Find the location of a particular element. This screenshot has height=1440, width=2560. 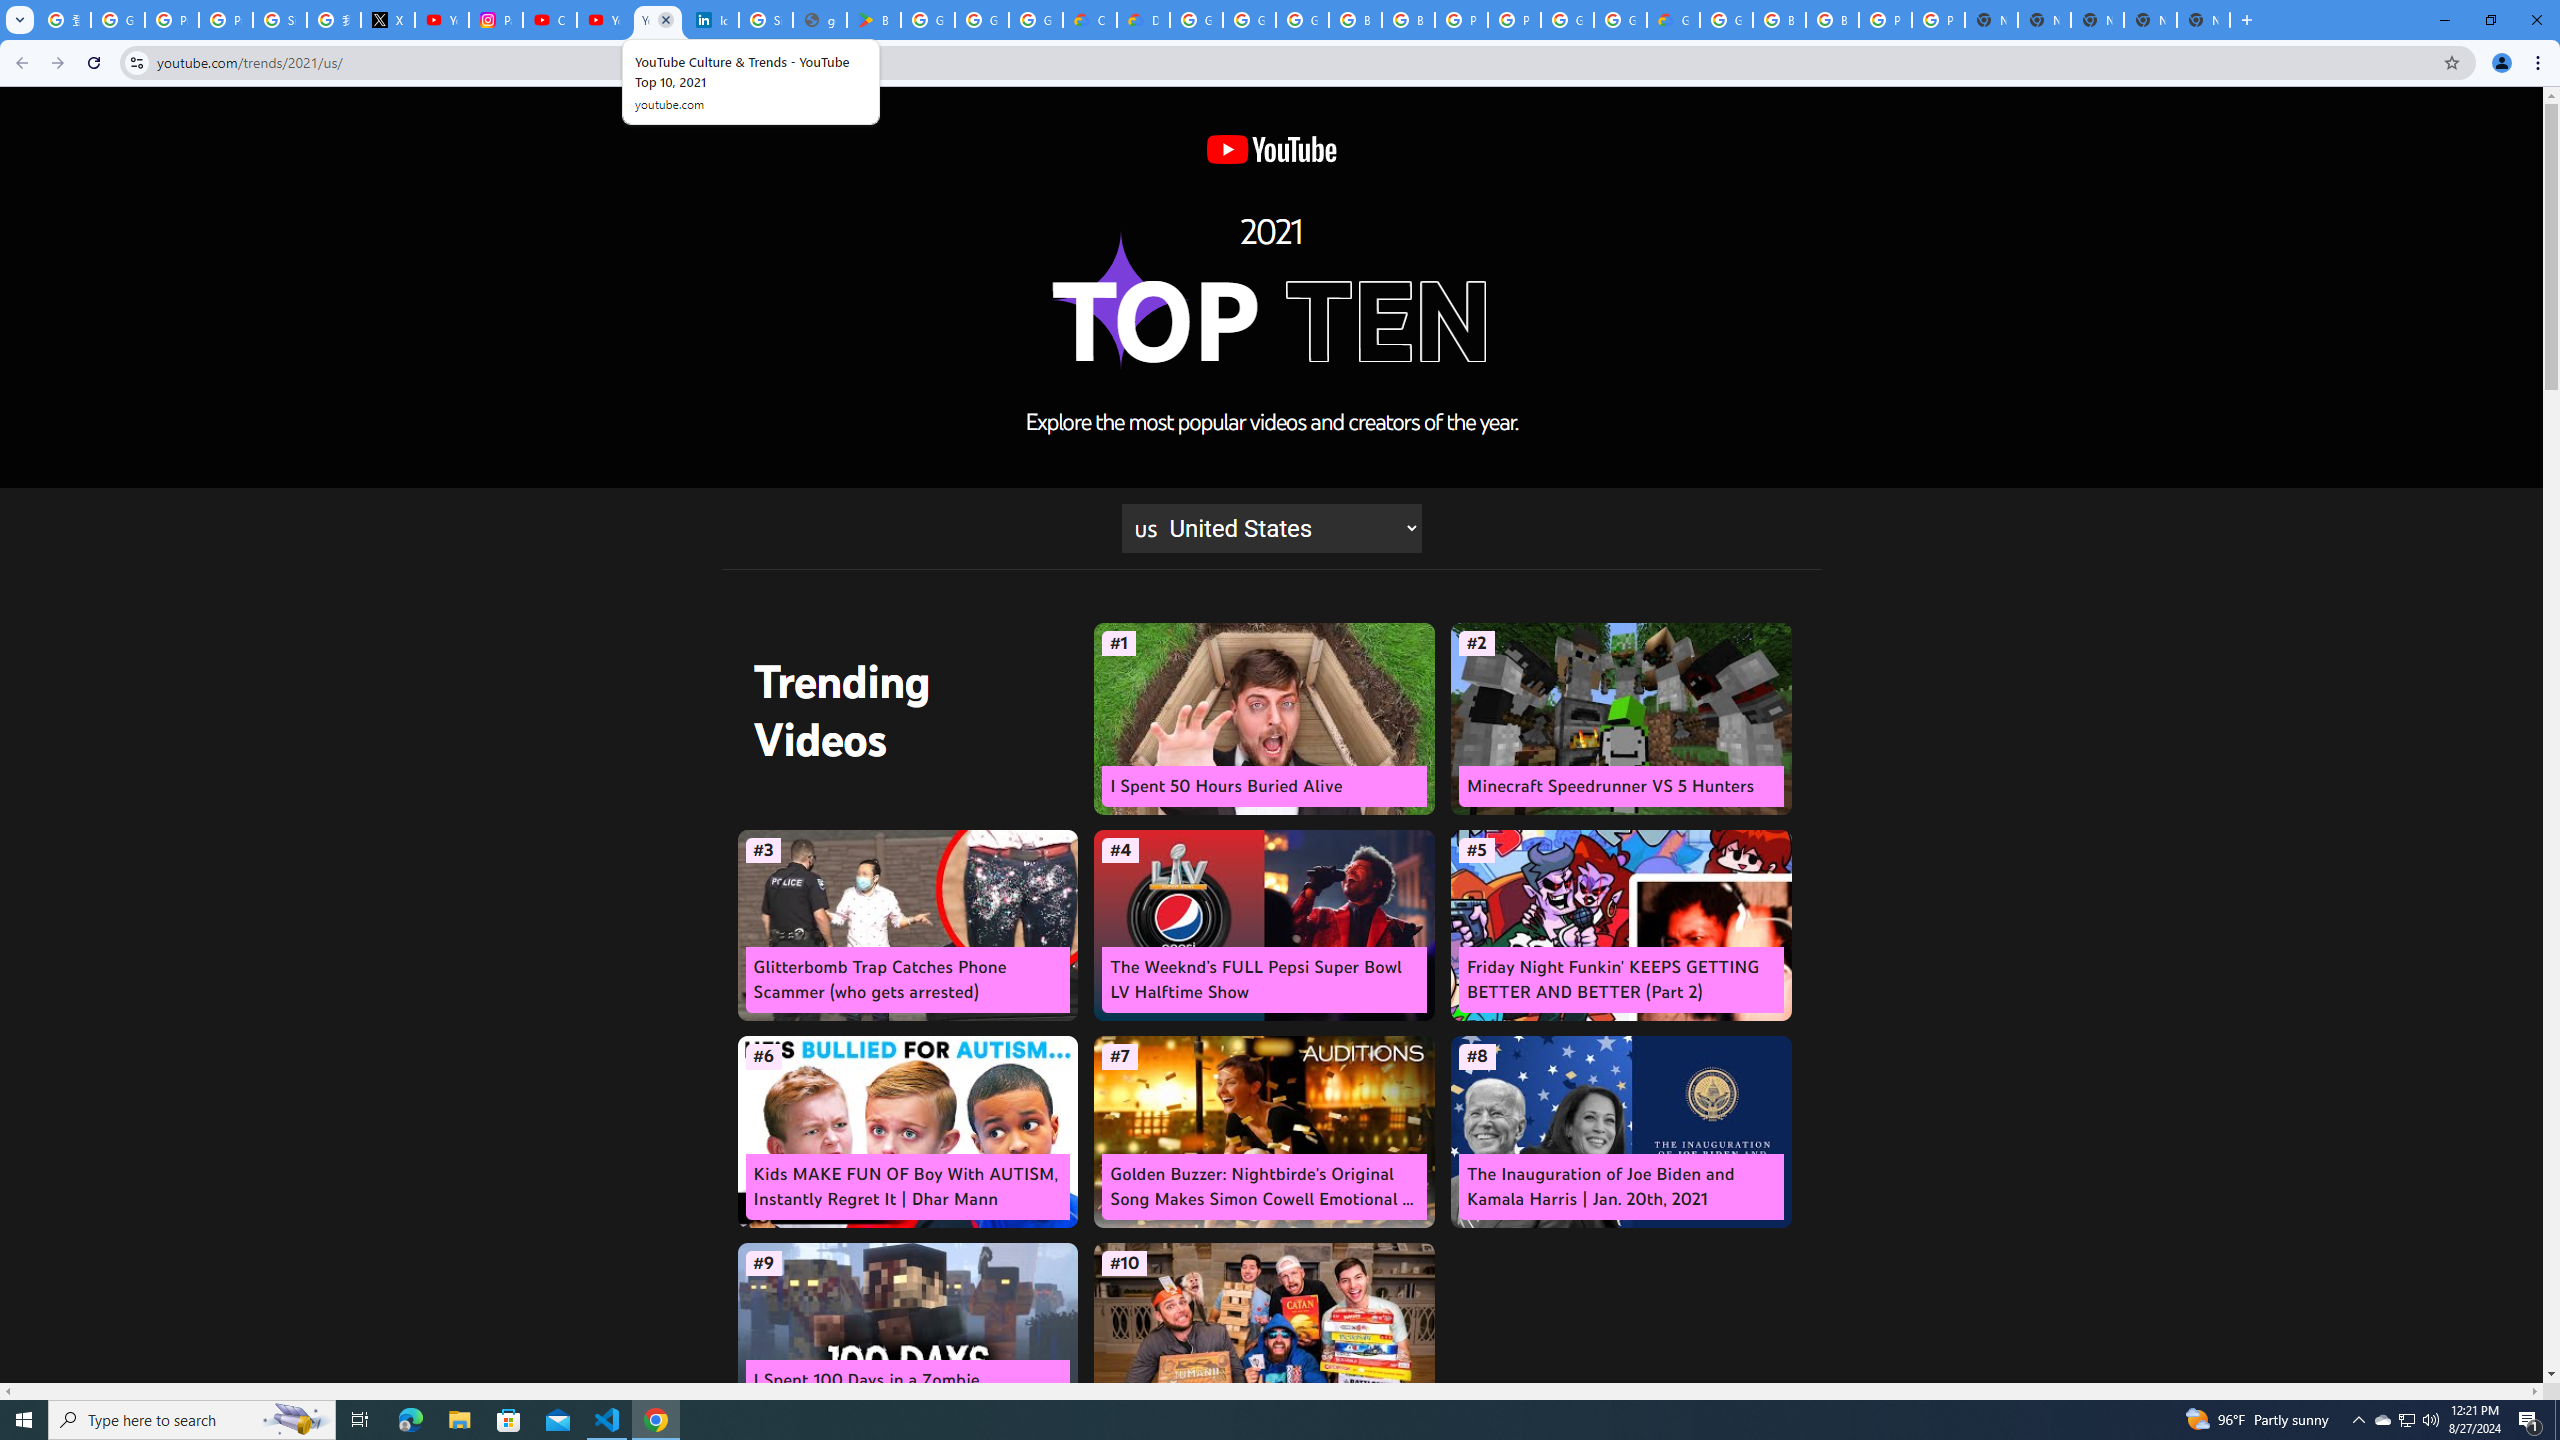

'YouTube Content Monetization Policies - How YouTube Works' is located at coordinates (441, 19).